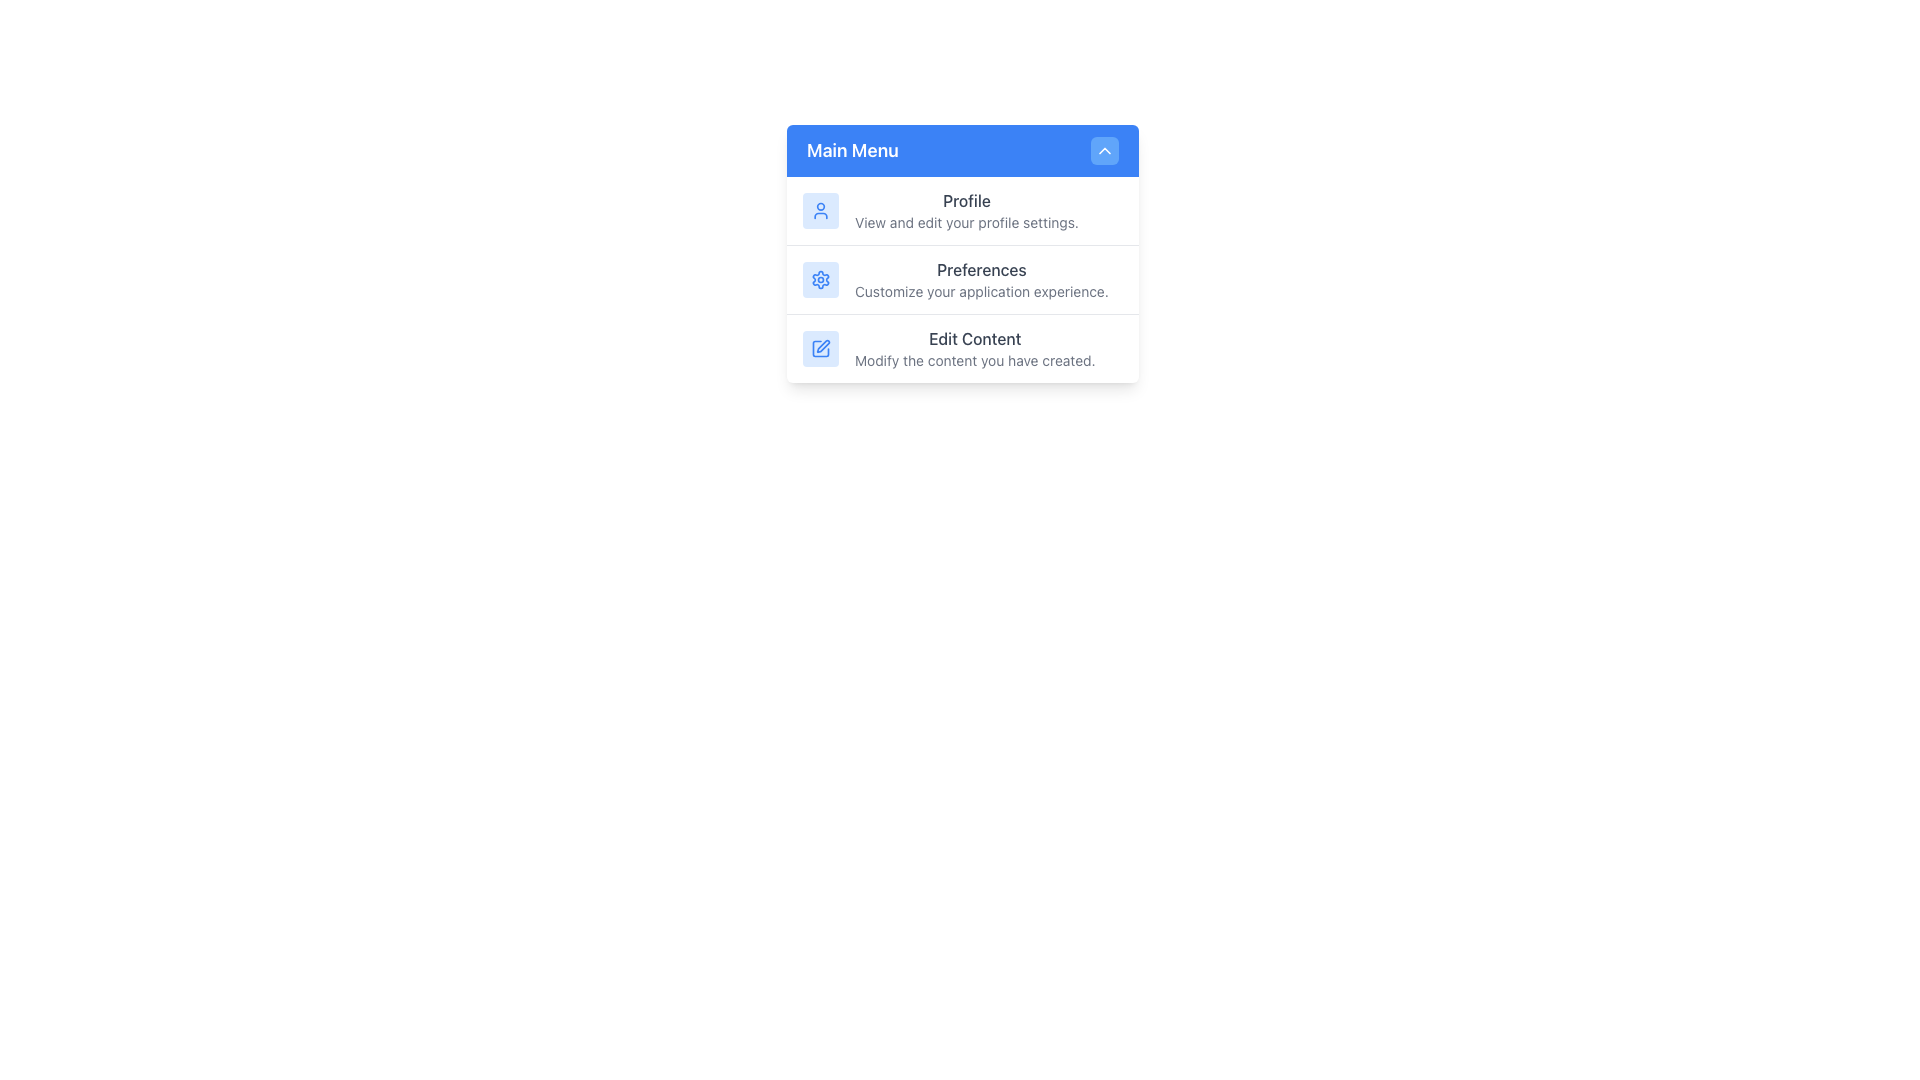 The image size is (1920, 1080). What do you see at coordinates (981, 280) in the screenshot?
I see `the 'Preferences' text block` at bounding box center [981, 280].